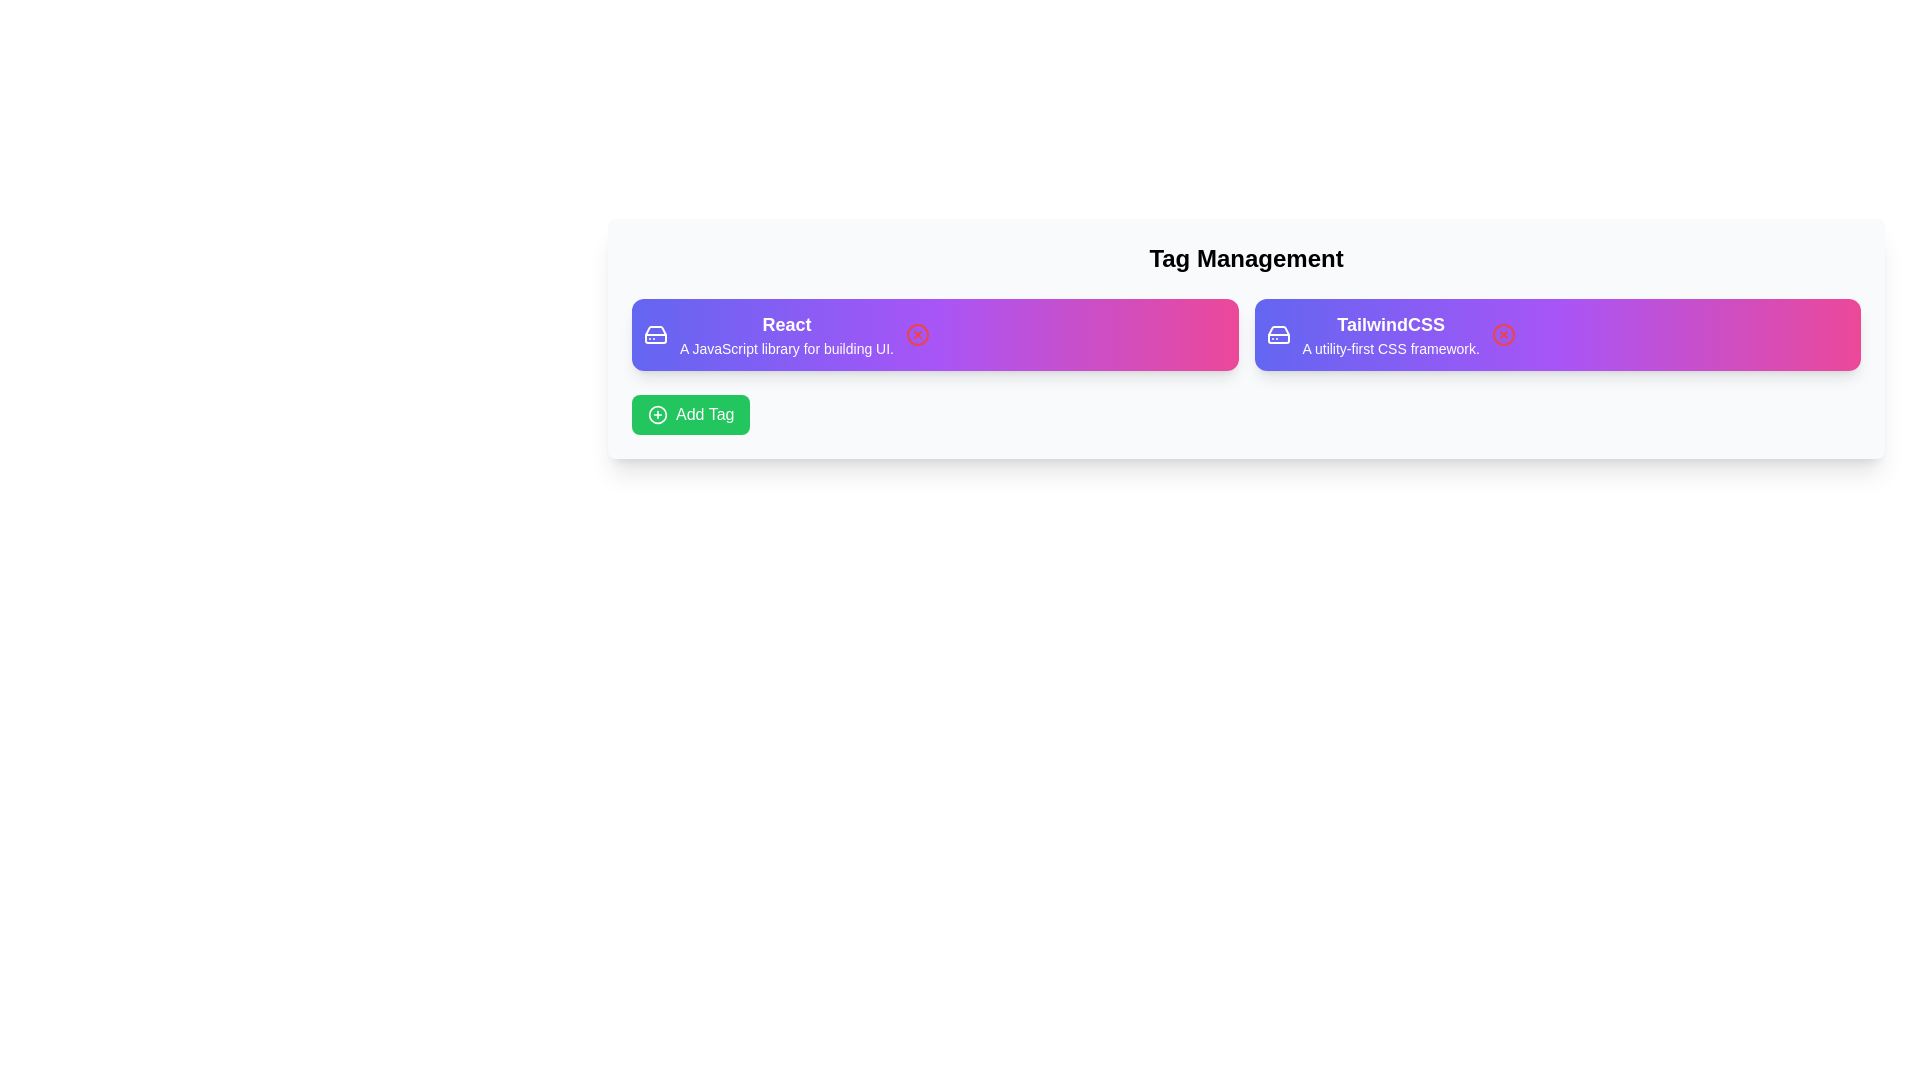  What do you see at coordinates (1556, 334) in the screenshot?
I see `the second card` at bounding box center [1556, 334].